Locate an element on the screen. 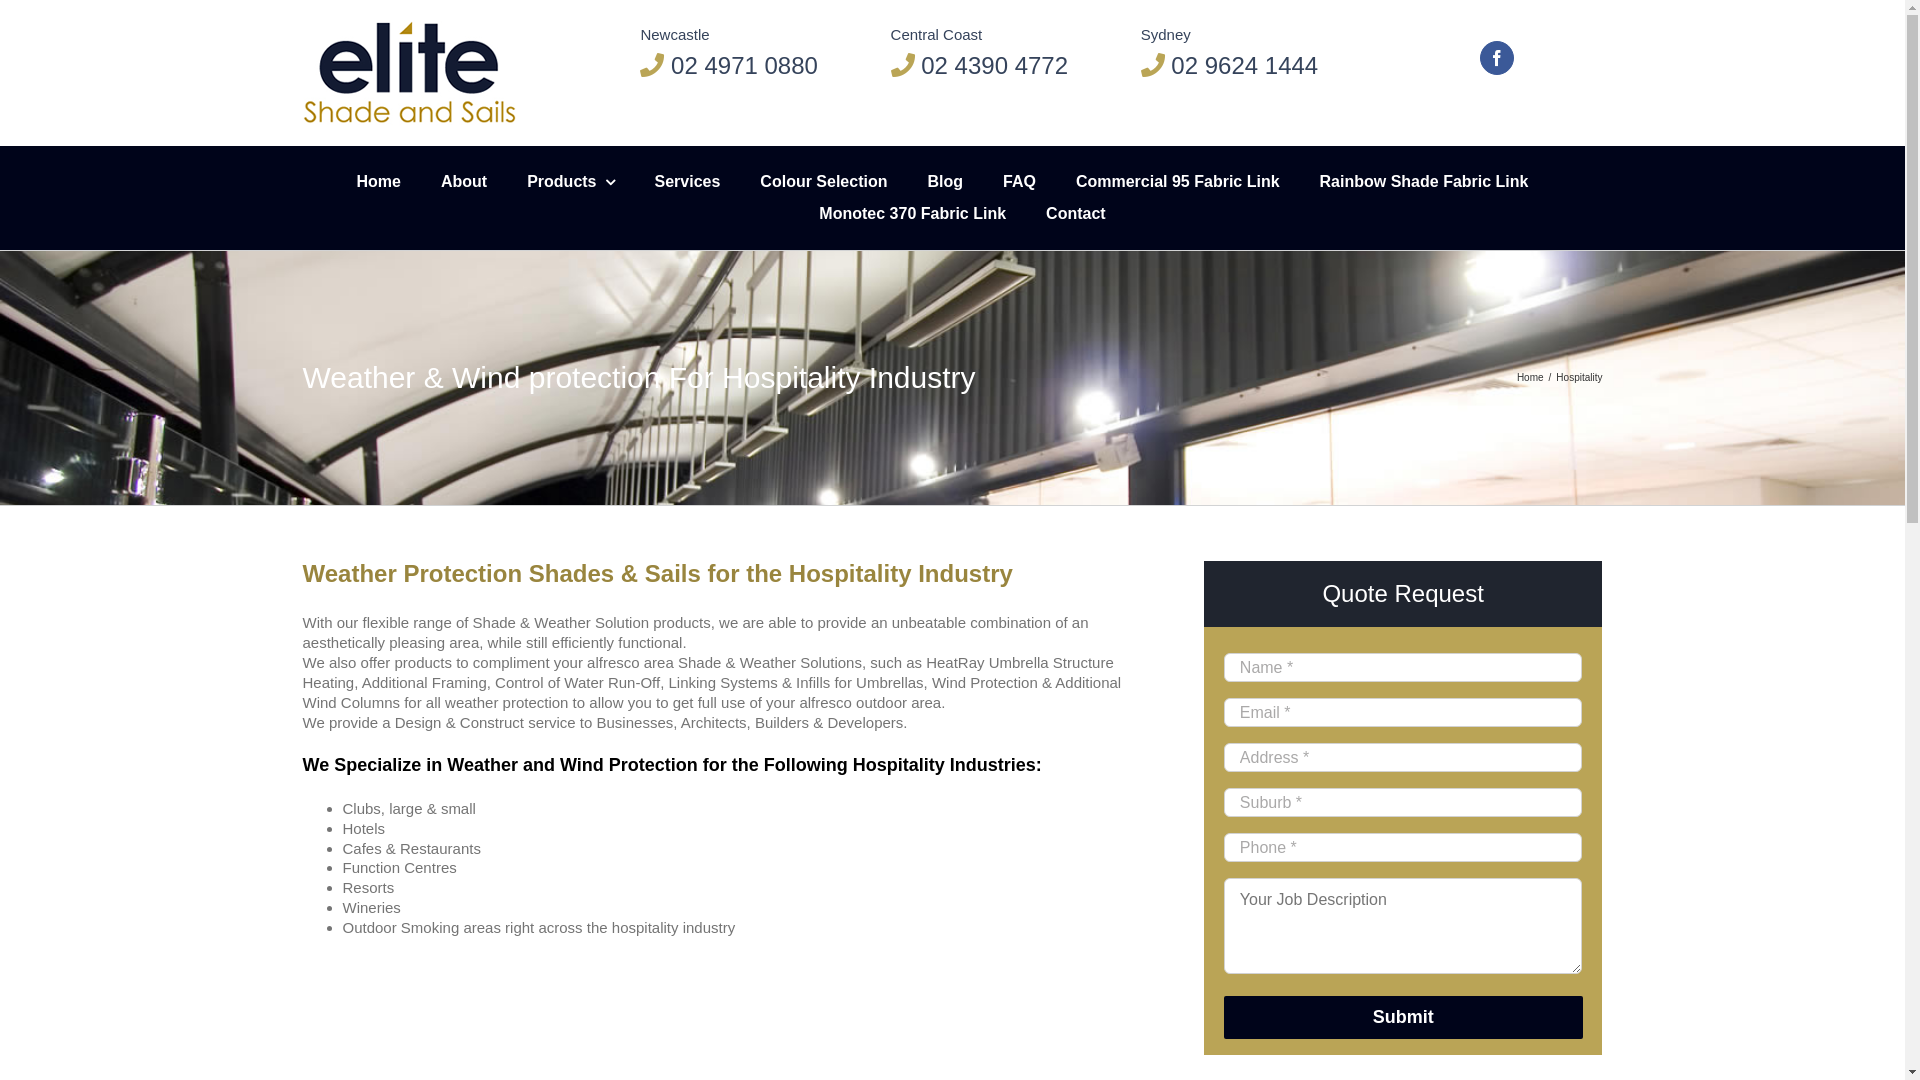 Image resolution: width=1920 pixels, height=1080 pixels. 'Rainbow Shade Fabric Link' is located at coordinates (1423, 181).